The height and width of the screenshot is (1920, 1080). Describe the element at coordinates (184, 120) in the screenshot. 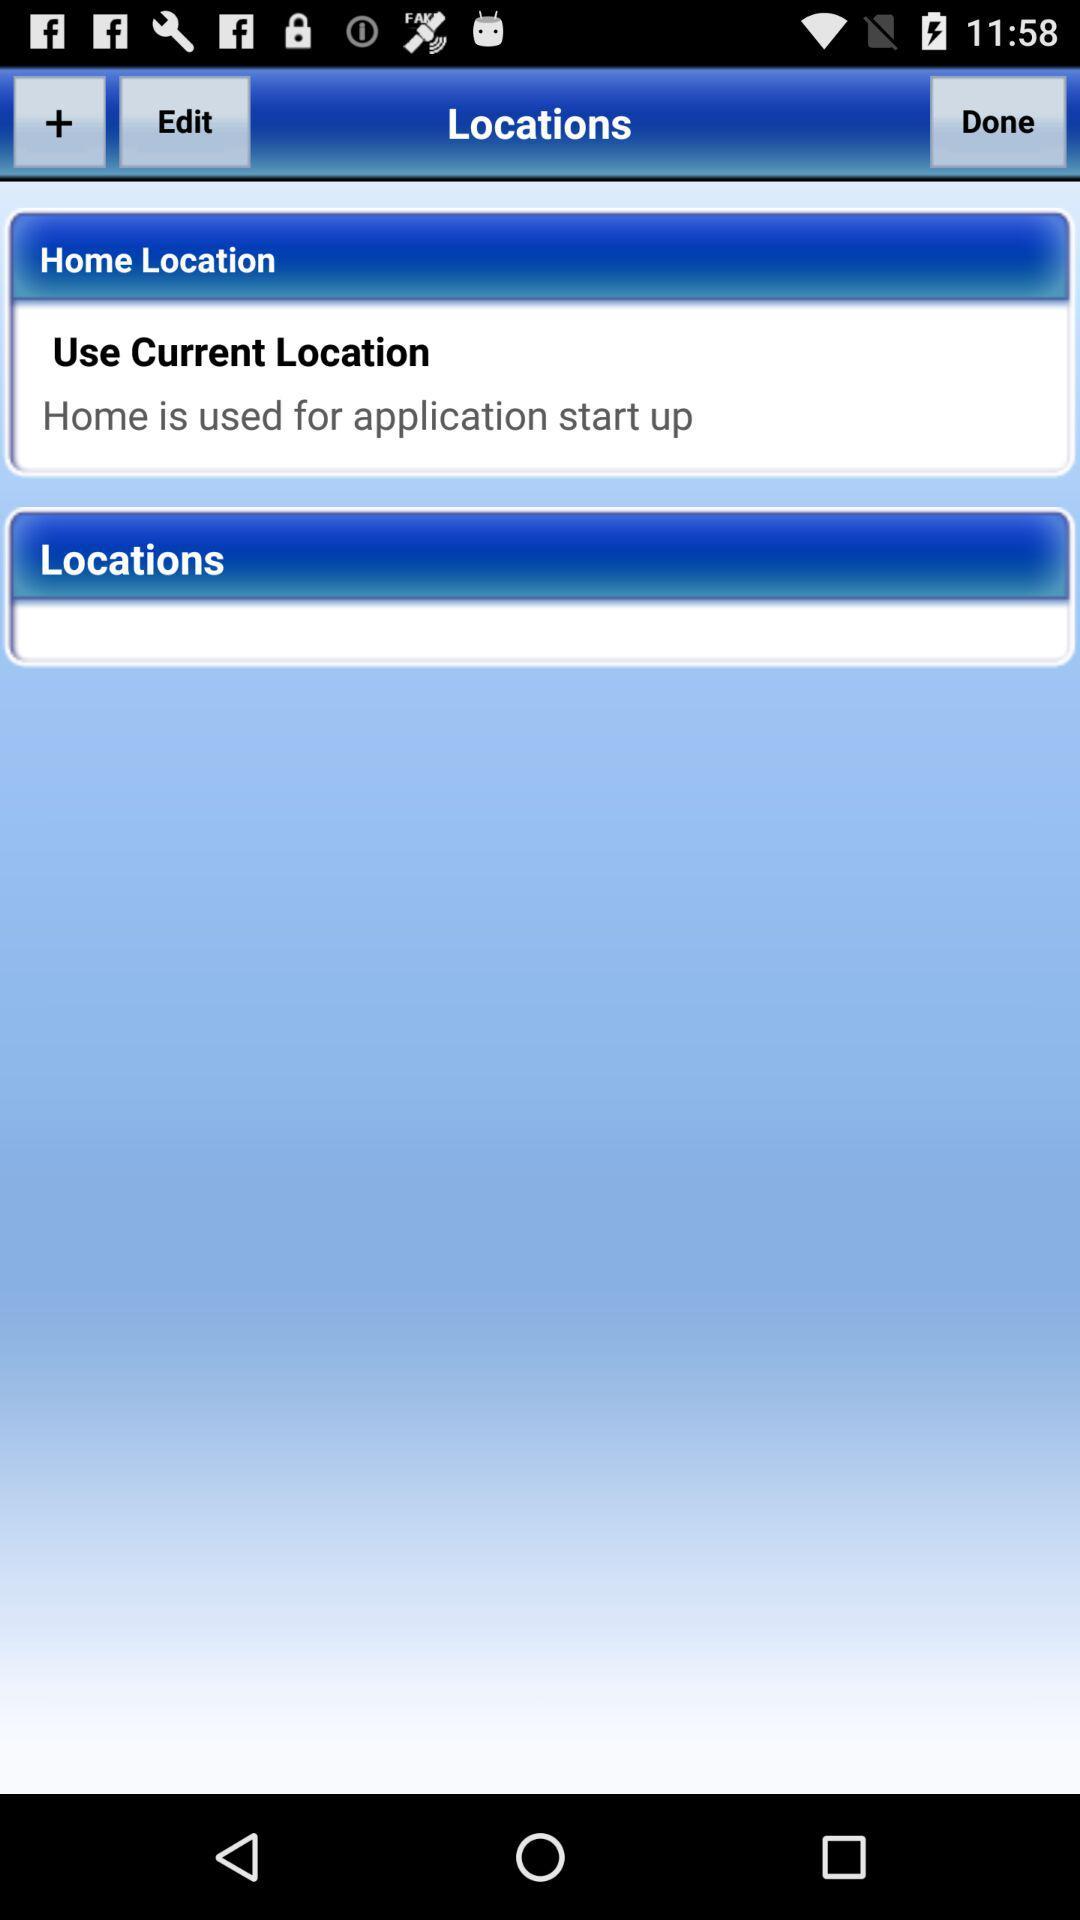

I see `the item above home location app` at that location.